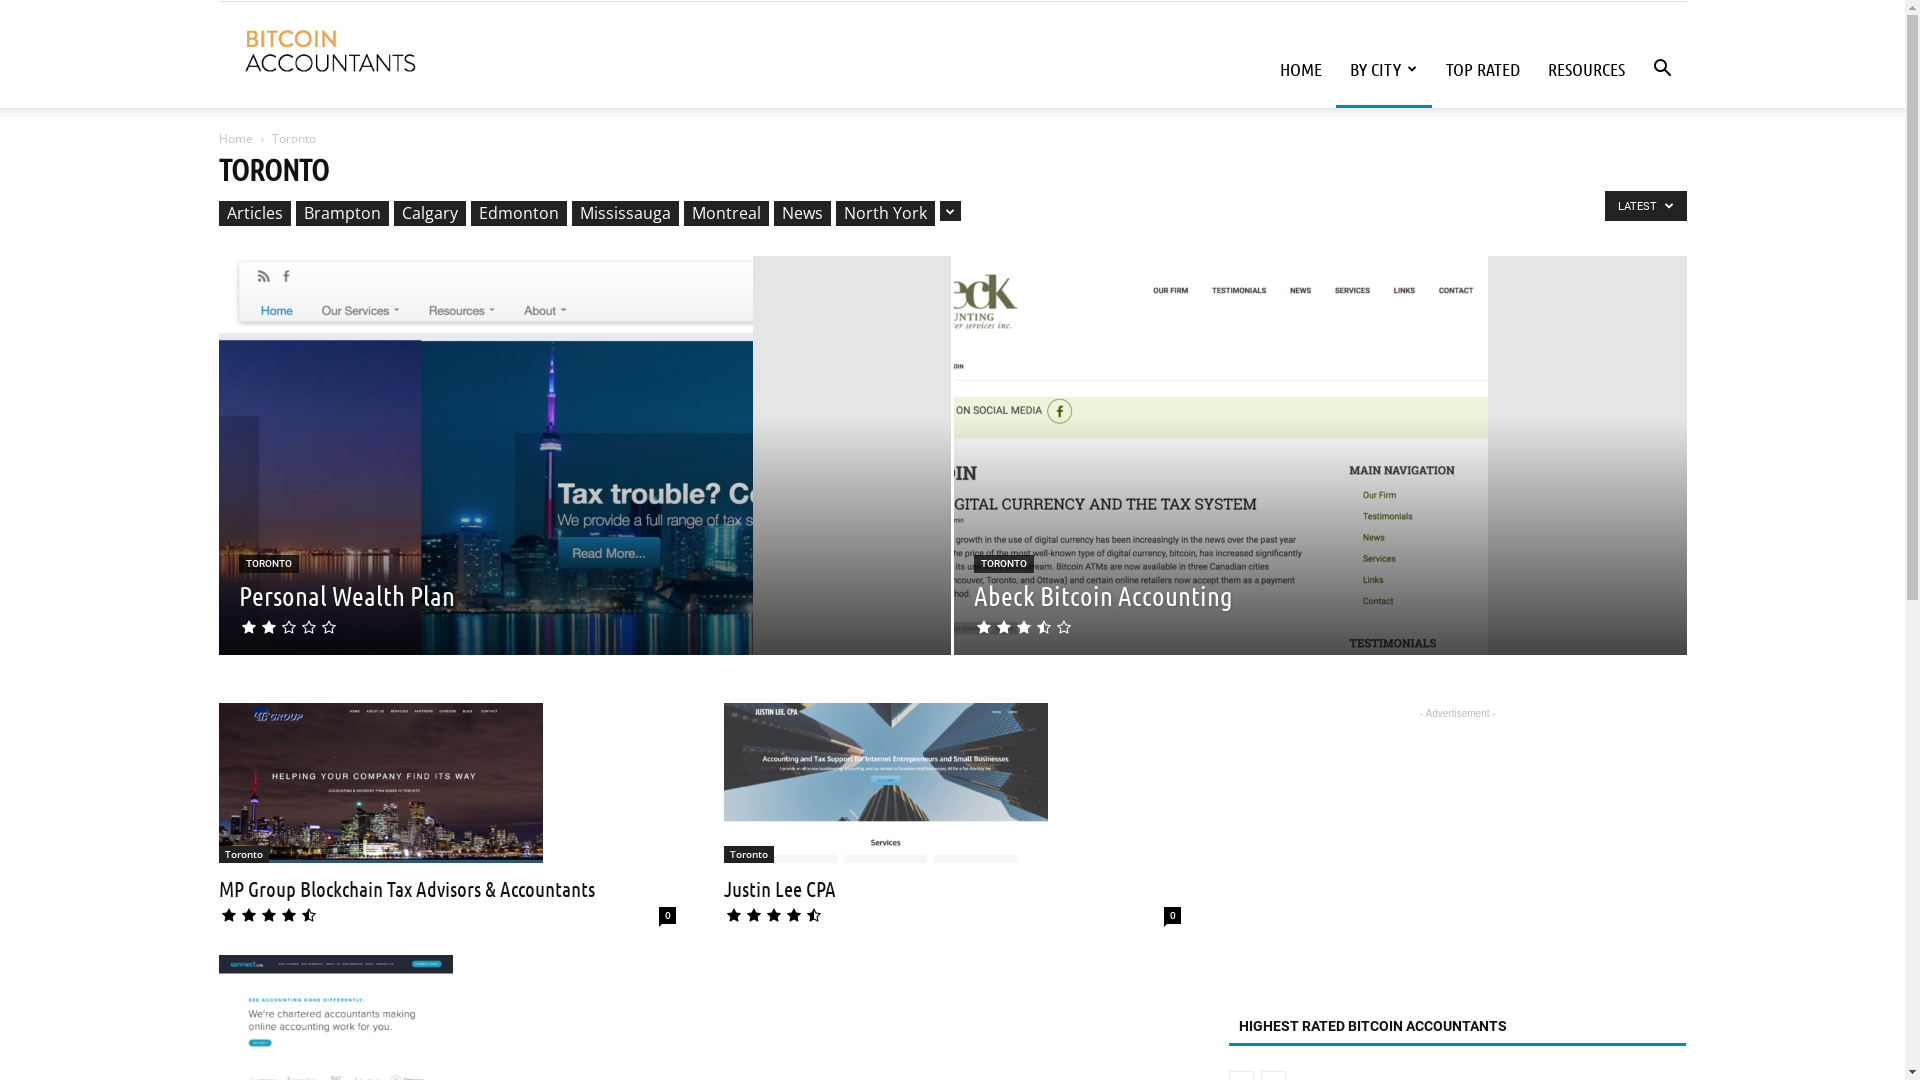 The height and width of the screenshot is (1080, 1920). Describe the element at coordinates (217, 213) in the screenshot. I see `'Articles'` at that location.